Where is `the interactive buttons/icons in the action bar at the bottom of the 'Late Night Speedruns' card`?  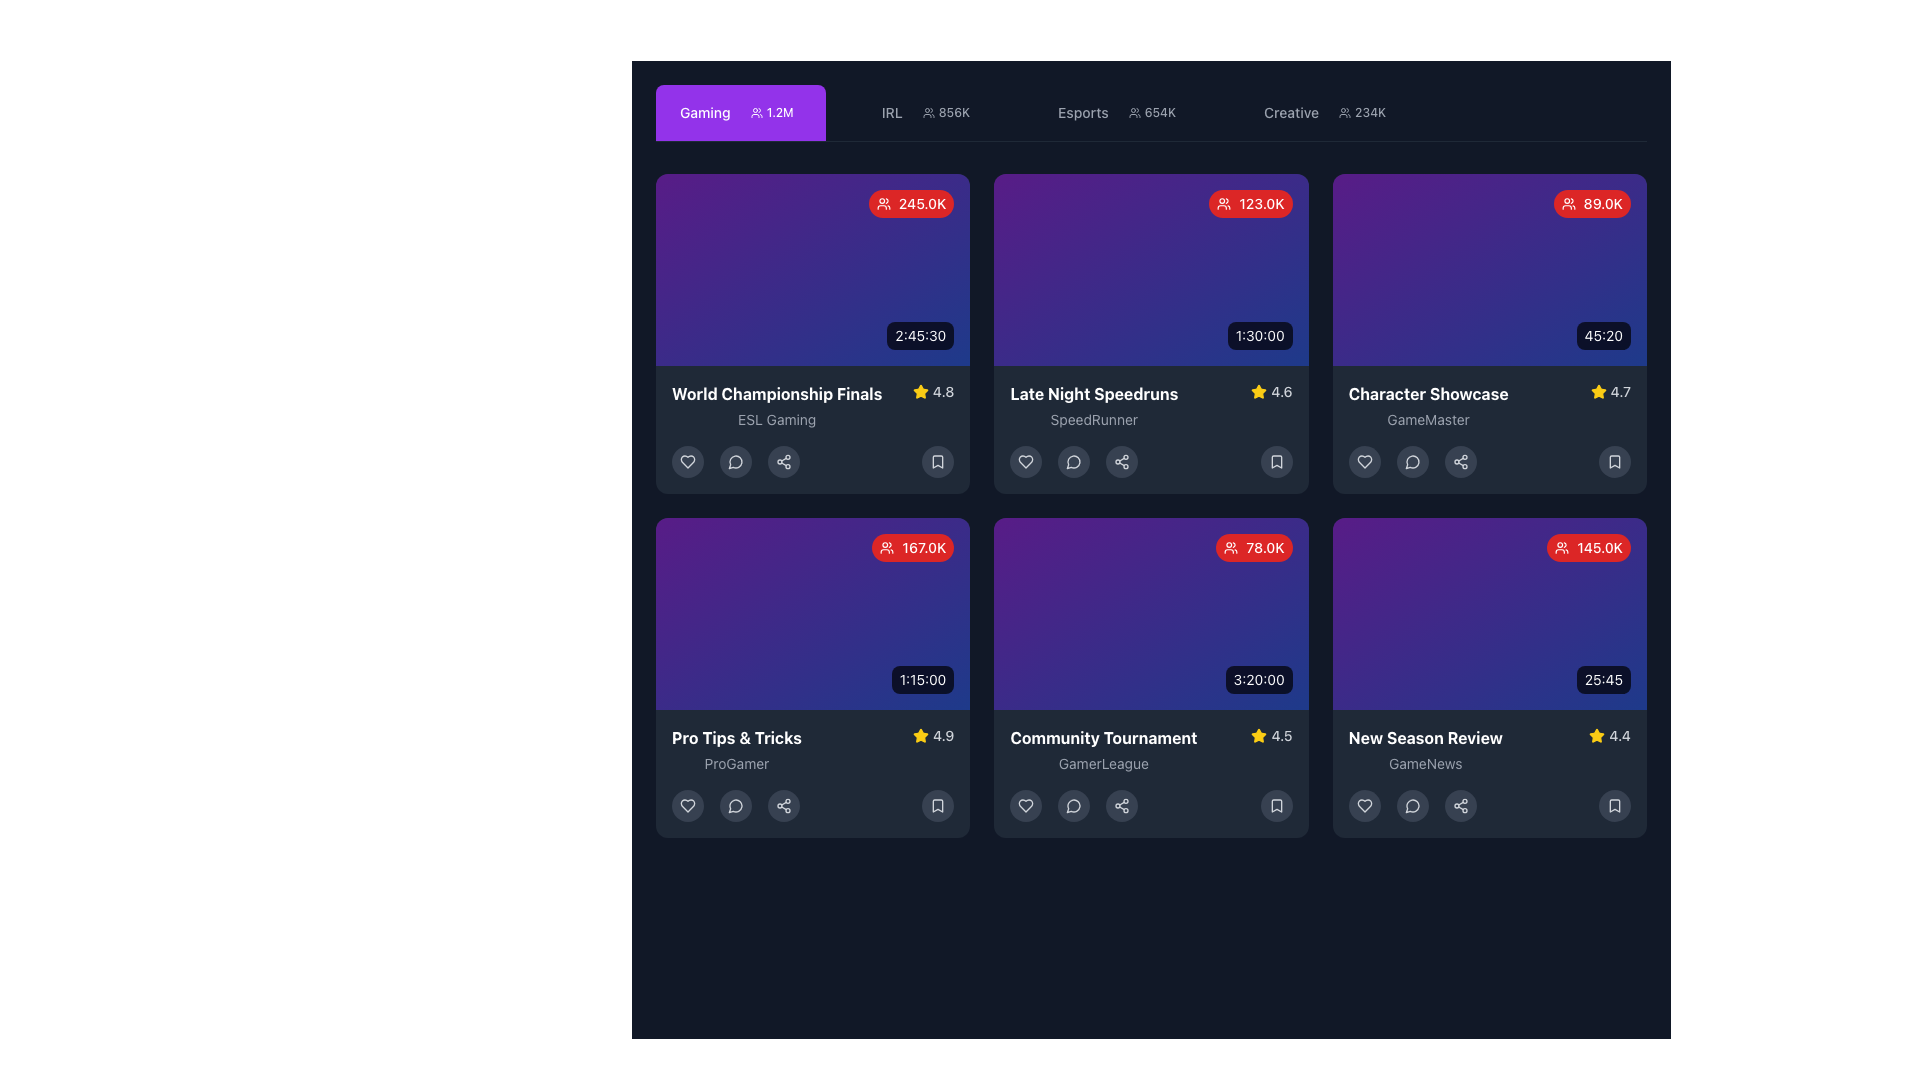
the interactive buttons/icons in the action bar at the bottom of the 'Late Night Speedruns' card is located at coordinates (1151, 462).